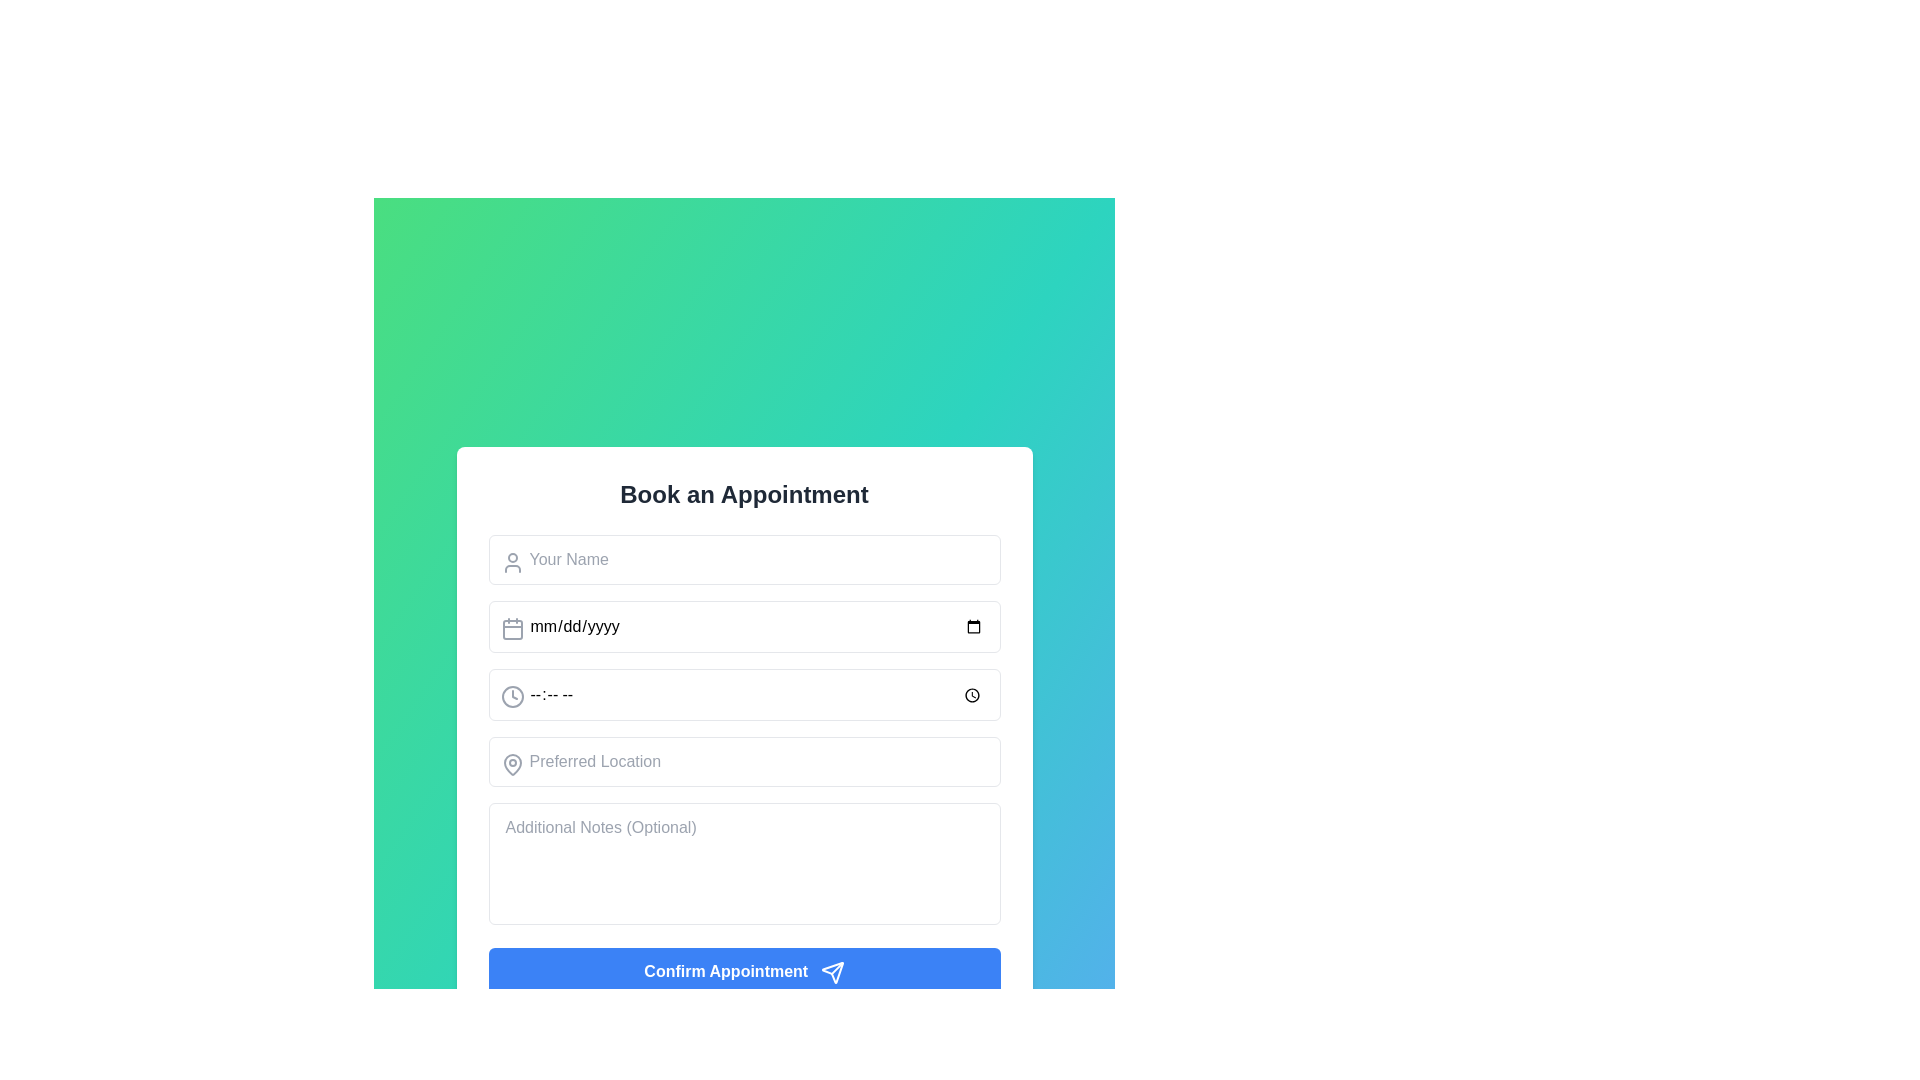 The image size is (1920, 1080). Describe the element at coordinates (743, 694) in the screenshot. I see `the Time input field located within the 'Book an Appointment' form to focus on it` at that location.